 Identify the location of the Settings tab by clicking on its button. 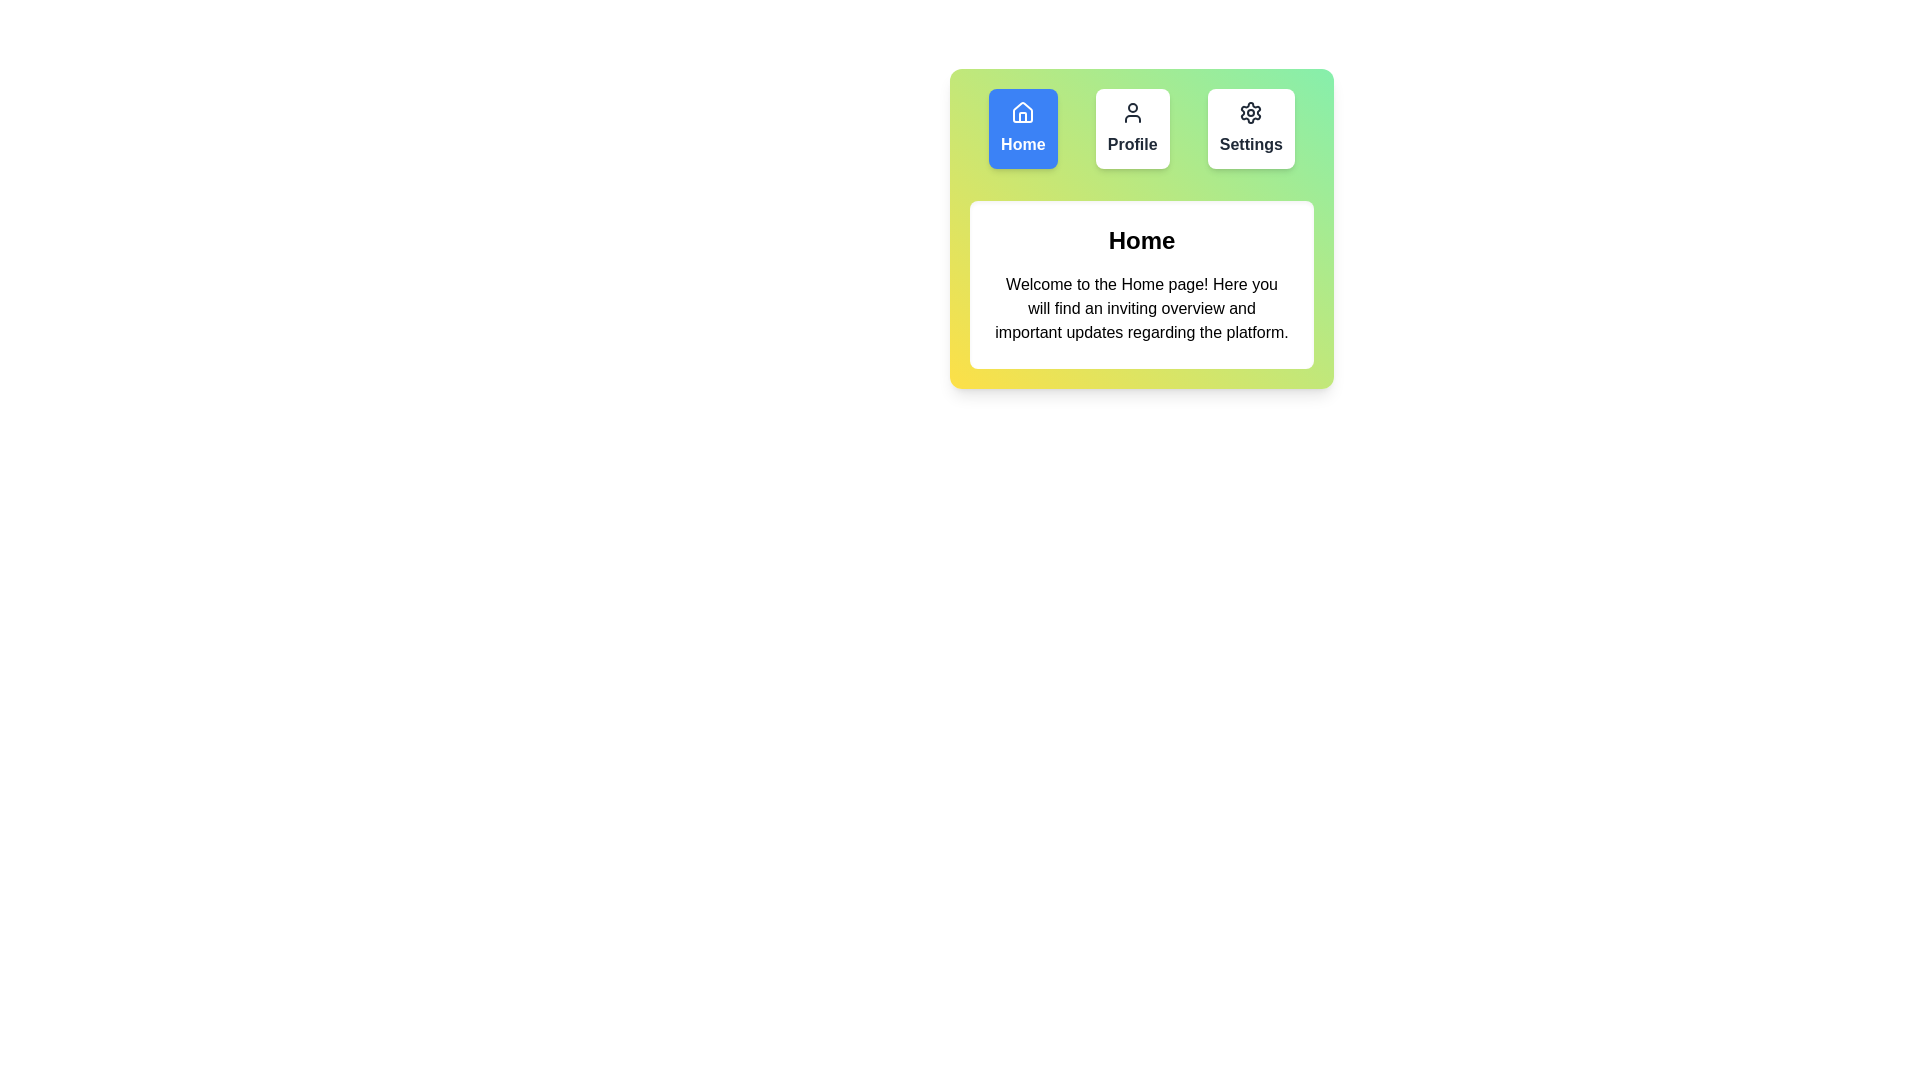
(1250, 128).